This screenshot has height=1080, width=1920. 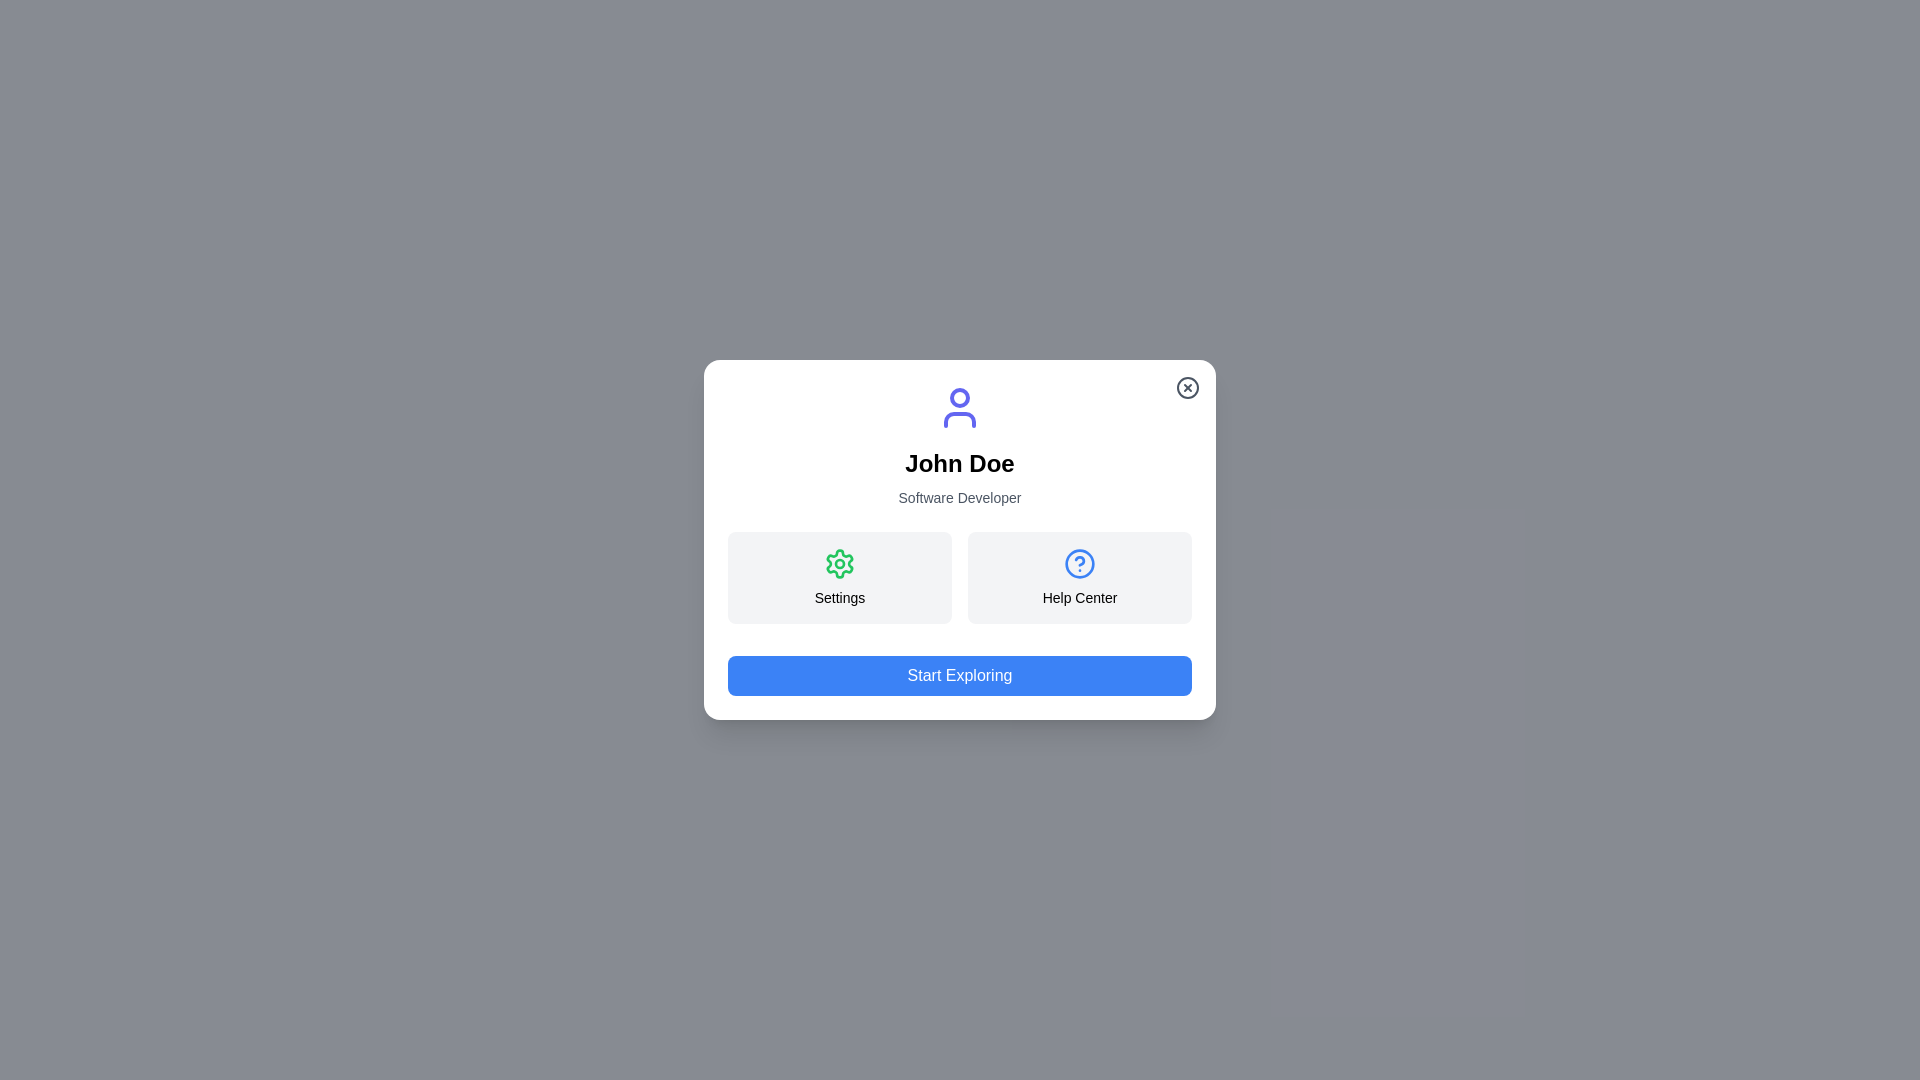 I want to click on the circular close button icon located at the center of the SVG element in the top-right corner of the card interface, so click(x=1188, y=388).